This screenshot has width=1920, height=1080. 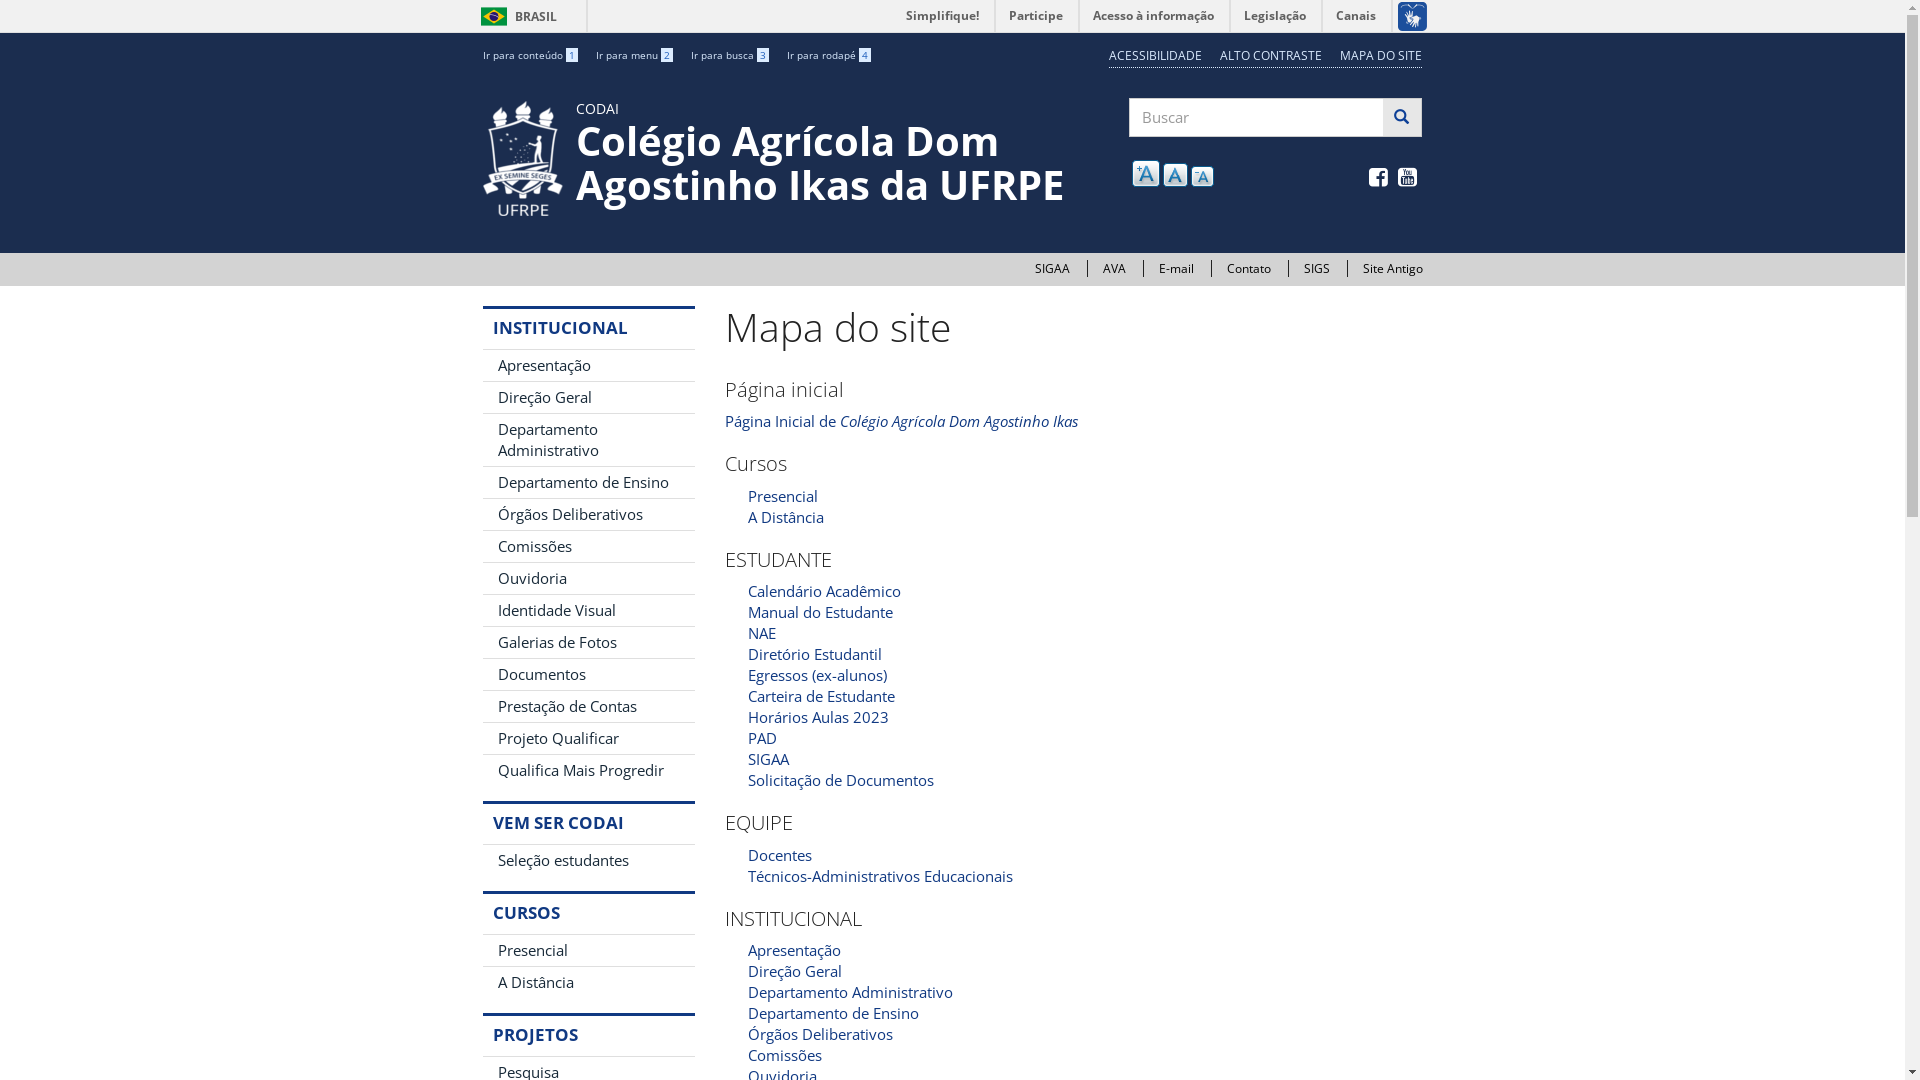 What do you see at coordinates (1146, 172) in the screenshot?
I see `'A'` at bounding box center [1146, 172].